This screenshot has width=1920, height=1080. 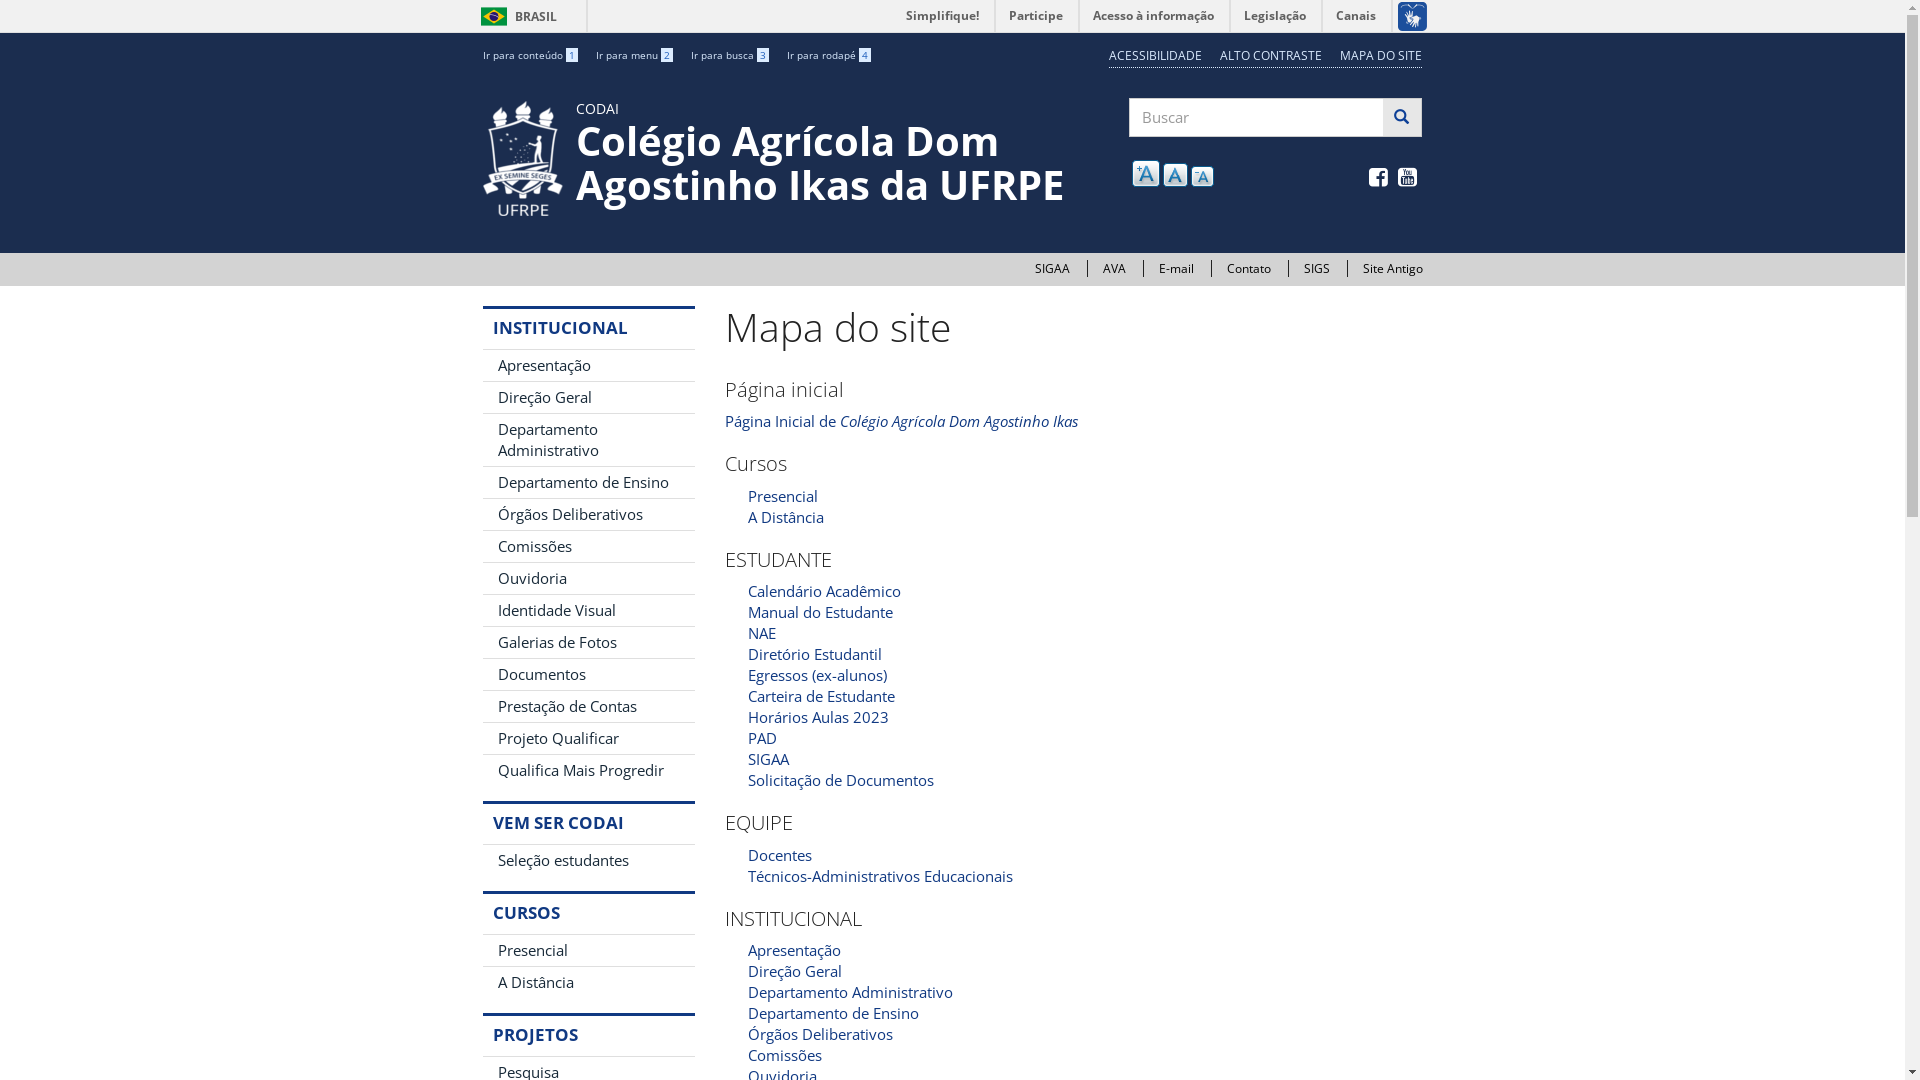 What do you see at coordinates (1146, 172) in the screenshot?
I see `'A'` at bounding box center [1146, 172].